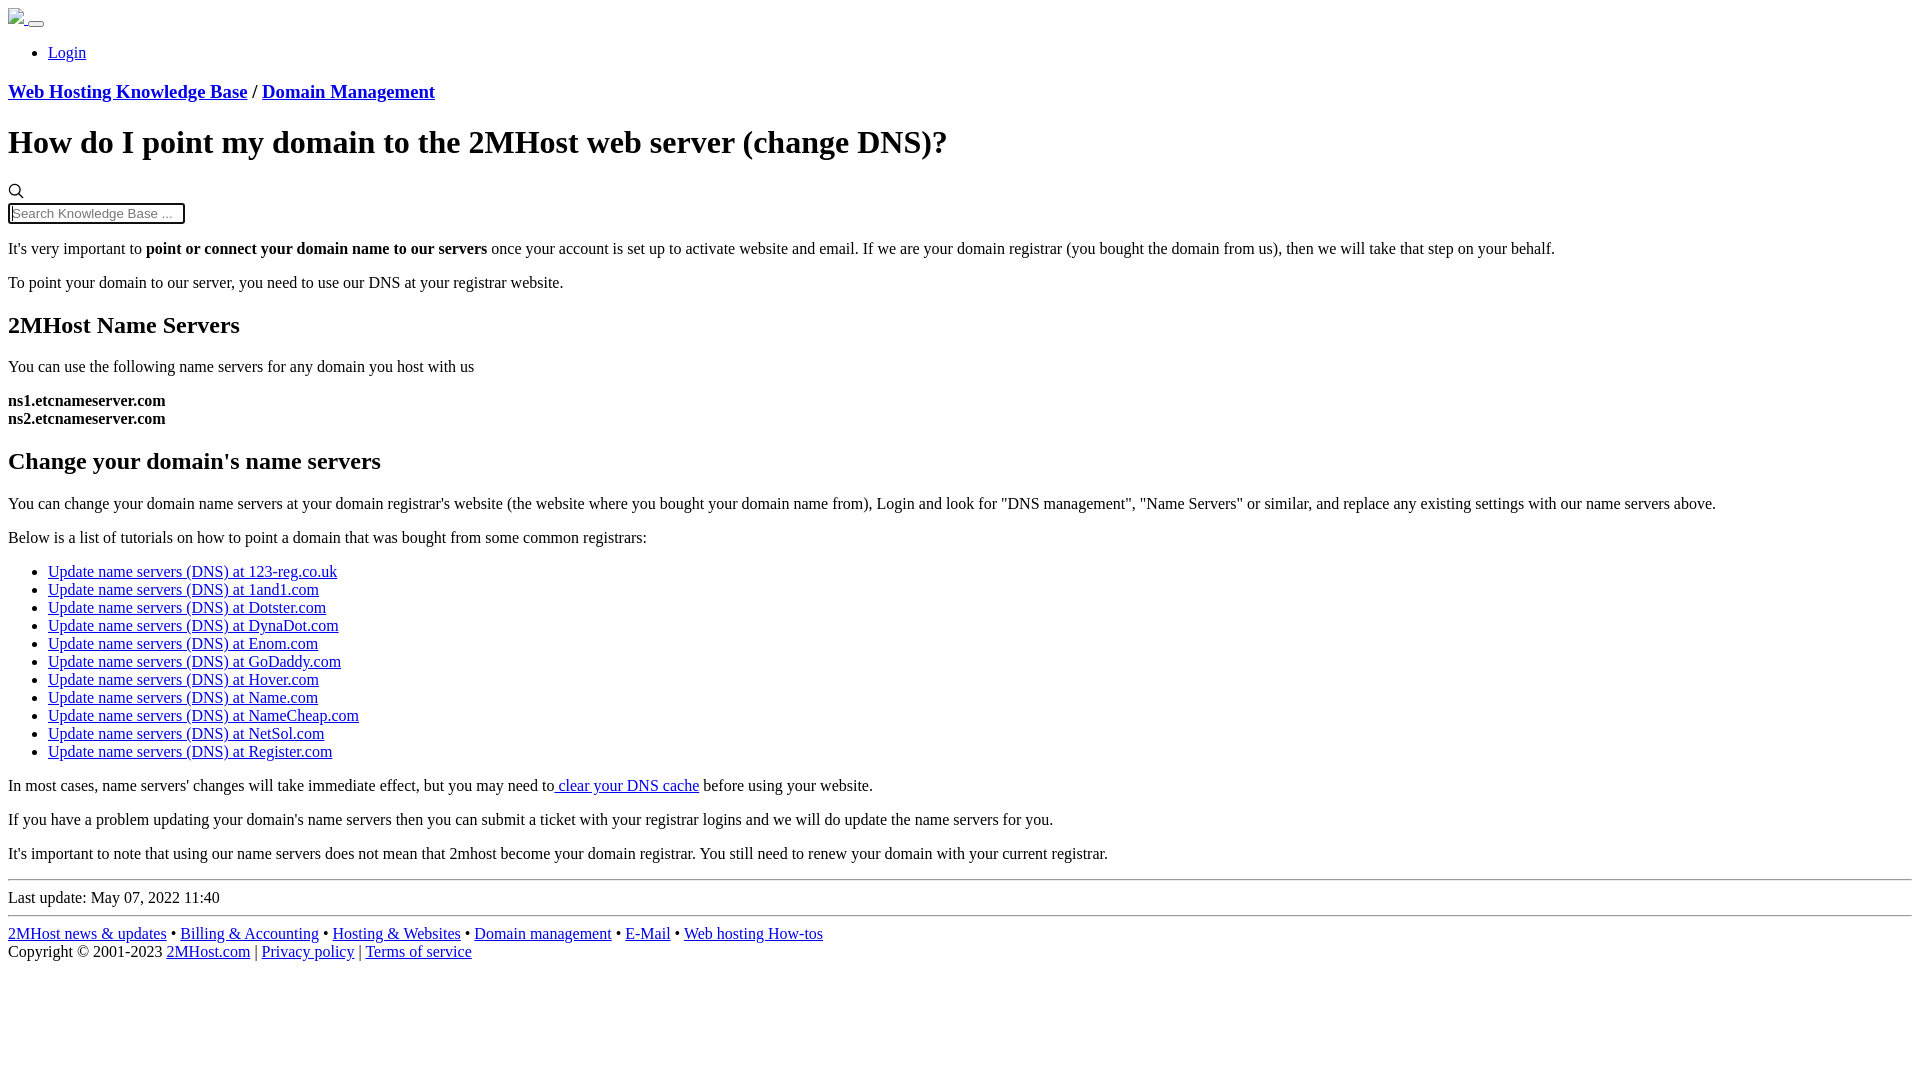 Image resolution: width=1920 pixels, height=1080 pixels. I want to click on 'Billing & Accounting', so click(248, 933).